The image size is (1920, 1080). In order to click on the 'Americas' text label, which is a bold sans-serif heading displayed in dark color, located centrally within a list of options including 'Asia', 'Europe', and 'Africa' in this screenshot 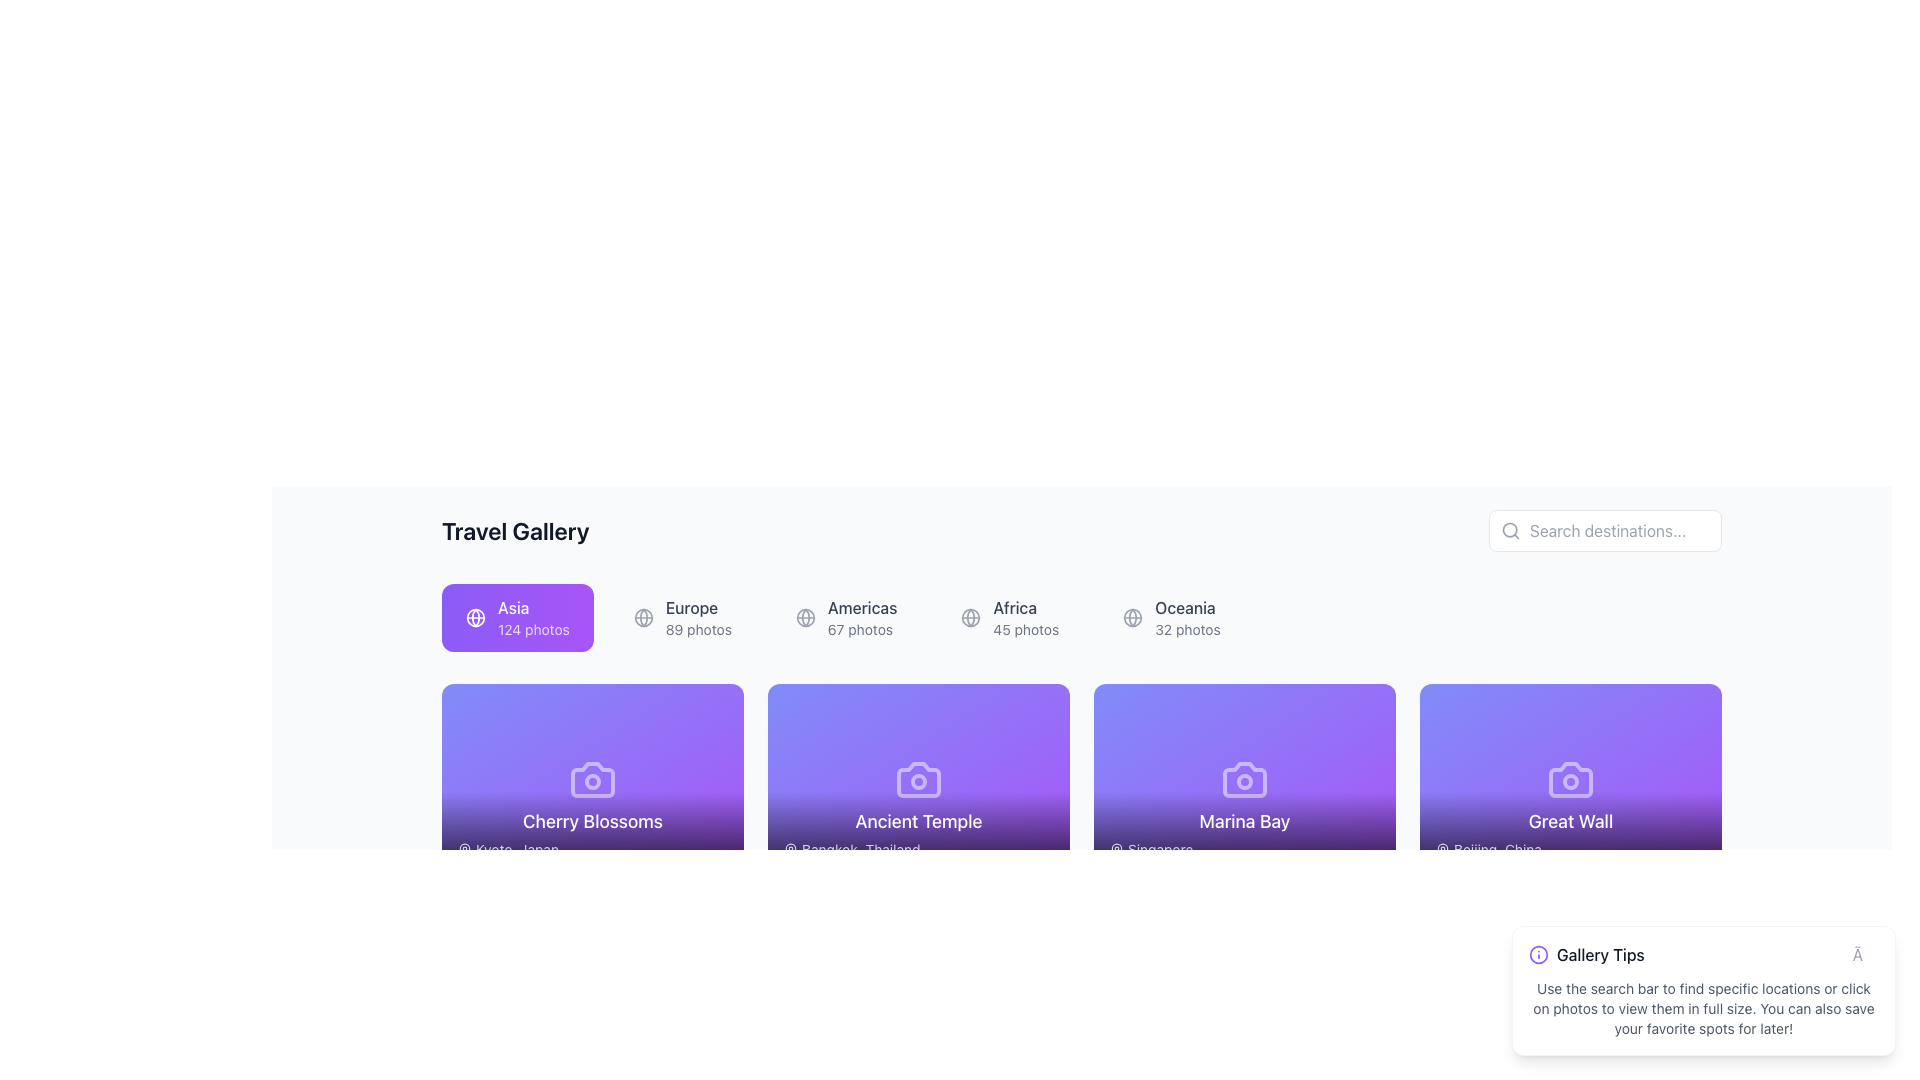, I will do `click(862, 607)`.